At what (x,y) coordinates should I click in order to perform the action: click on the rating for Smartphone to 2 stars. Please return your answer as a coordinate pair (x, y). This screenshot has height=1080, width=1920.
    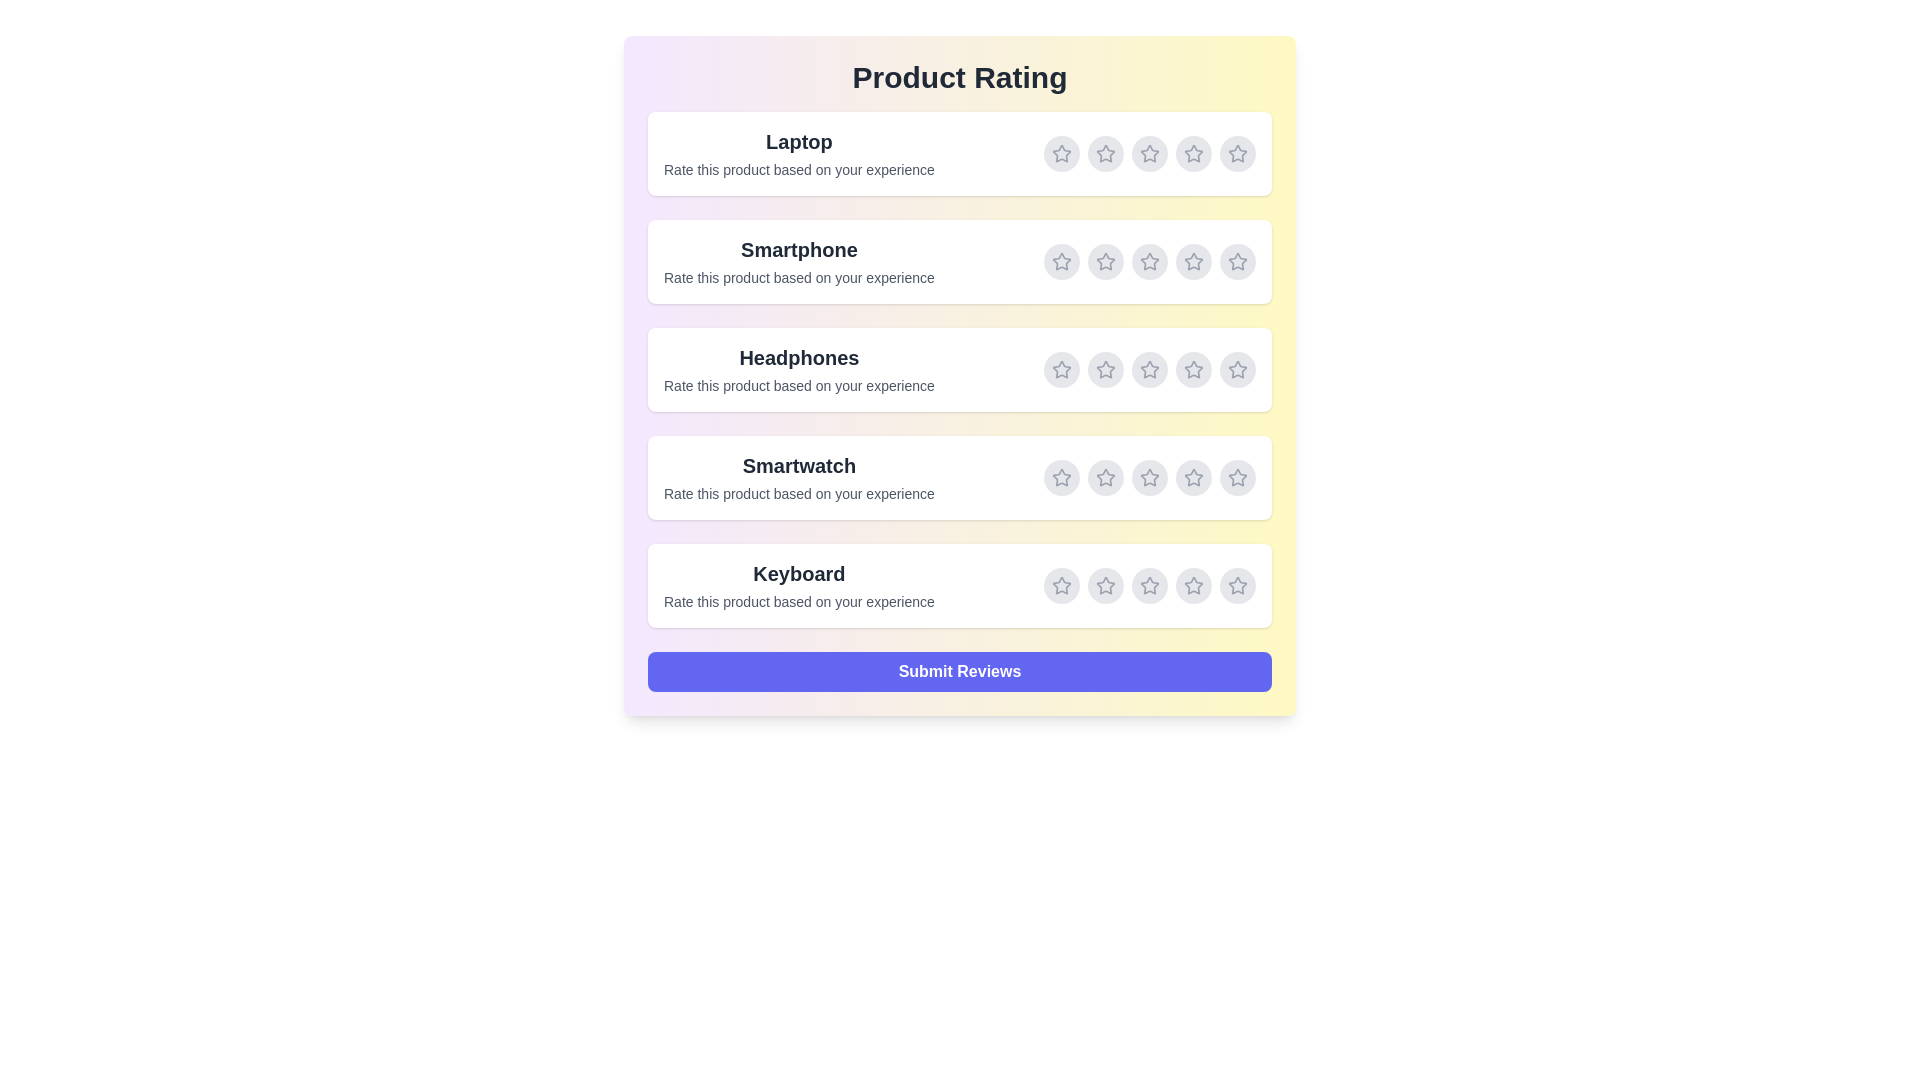
    Looking at the image, I should click on (1104, 261).